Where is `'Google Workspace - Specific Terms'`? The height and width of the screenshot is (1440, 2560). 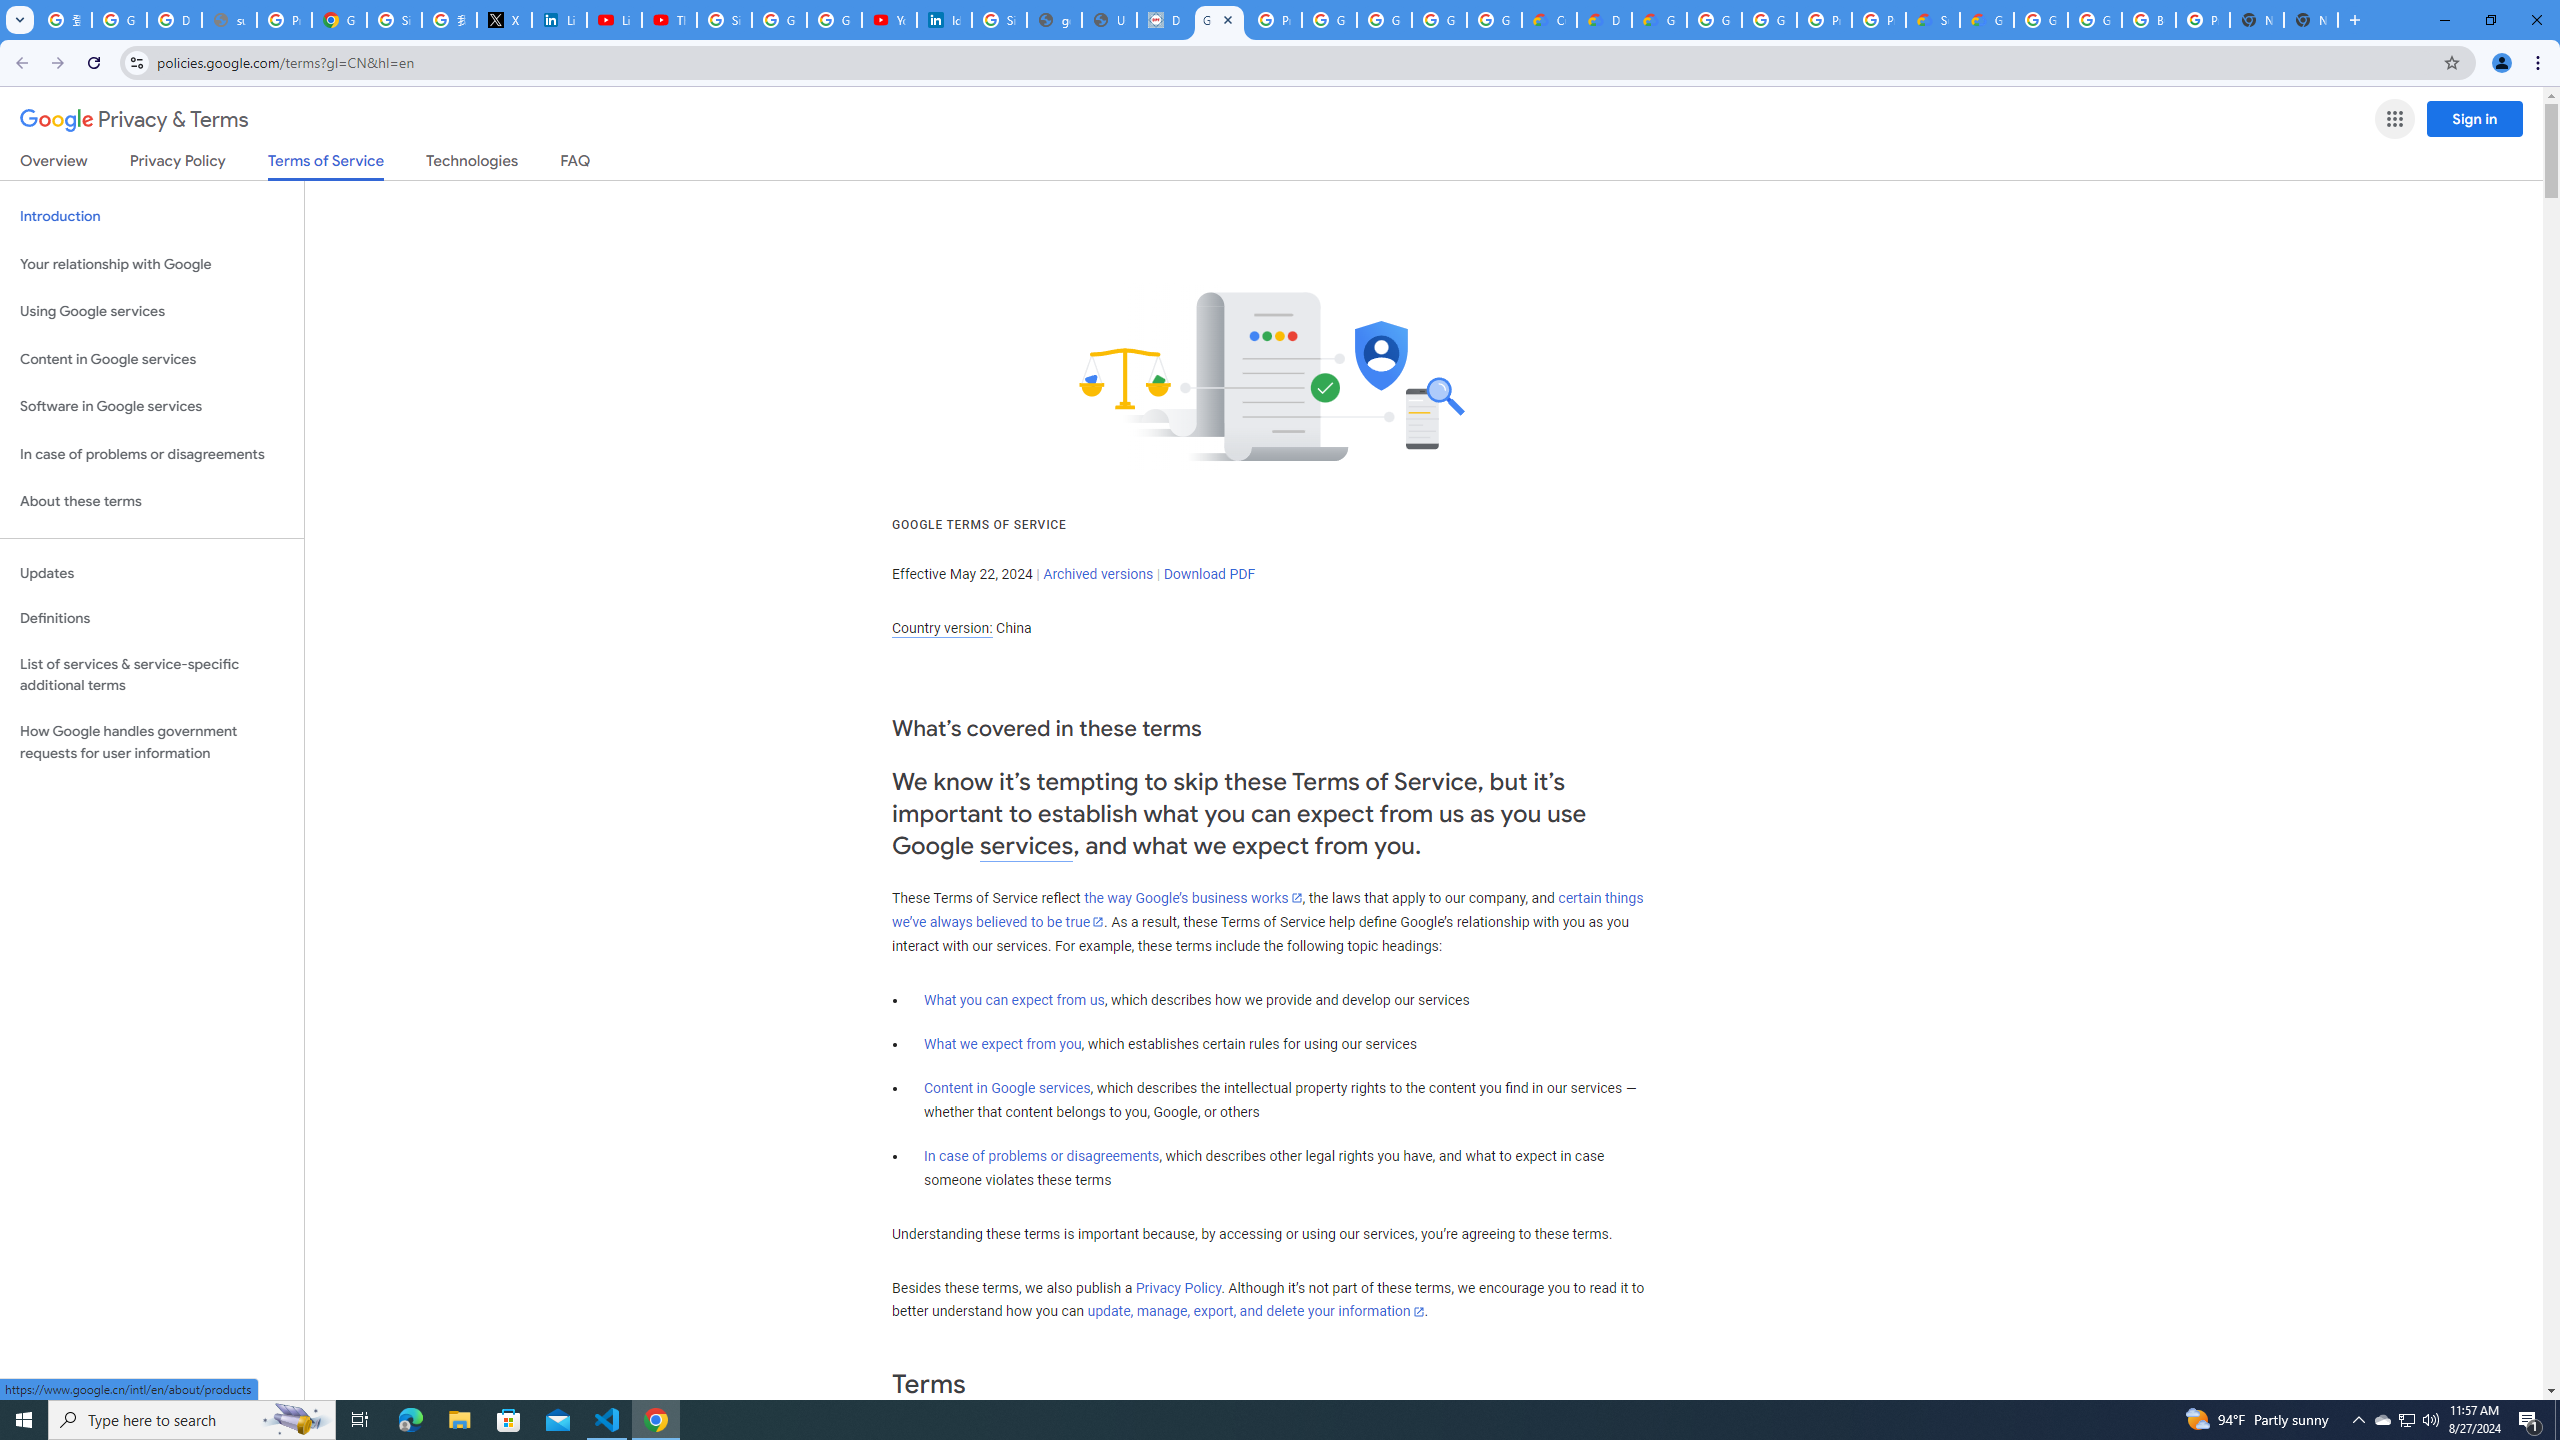 'Google Workspace - Specific Terms' is located at coordinates (1439, 19).